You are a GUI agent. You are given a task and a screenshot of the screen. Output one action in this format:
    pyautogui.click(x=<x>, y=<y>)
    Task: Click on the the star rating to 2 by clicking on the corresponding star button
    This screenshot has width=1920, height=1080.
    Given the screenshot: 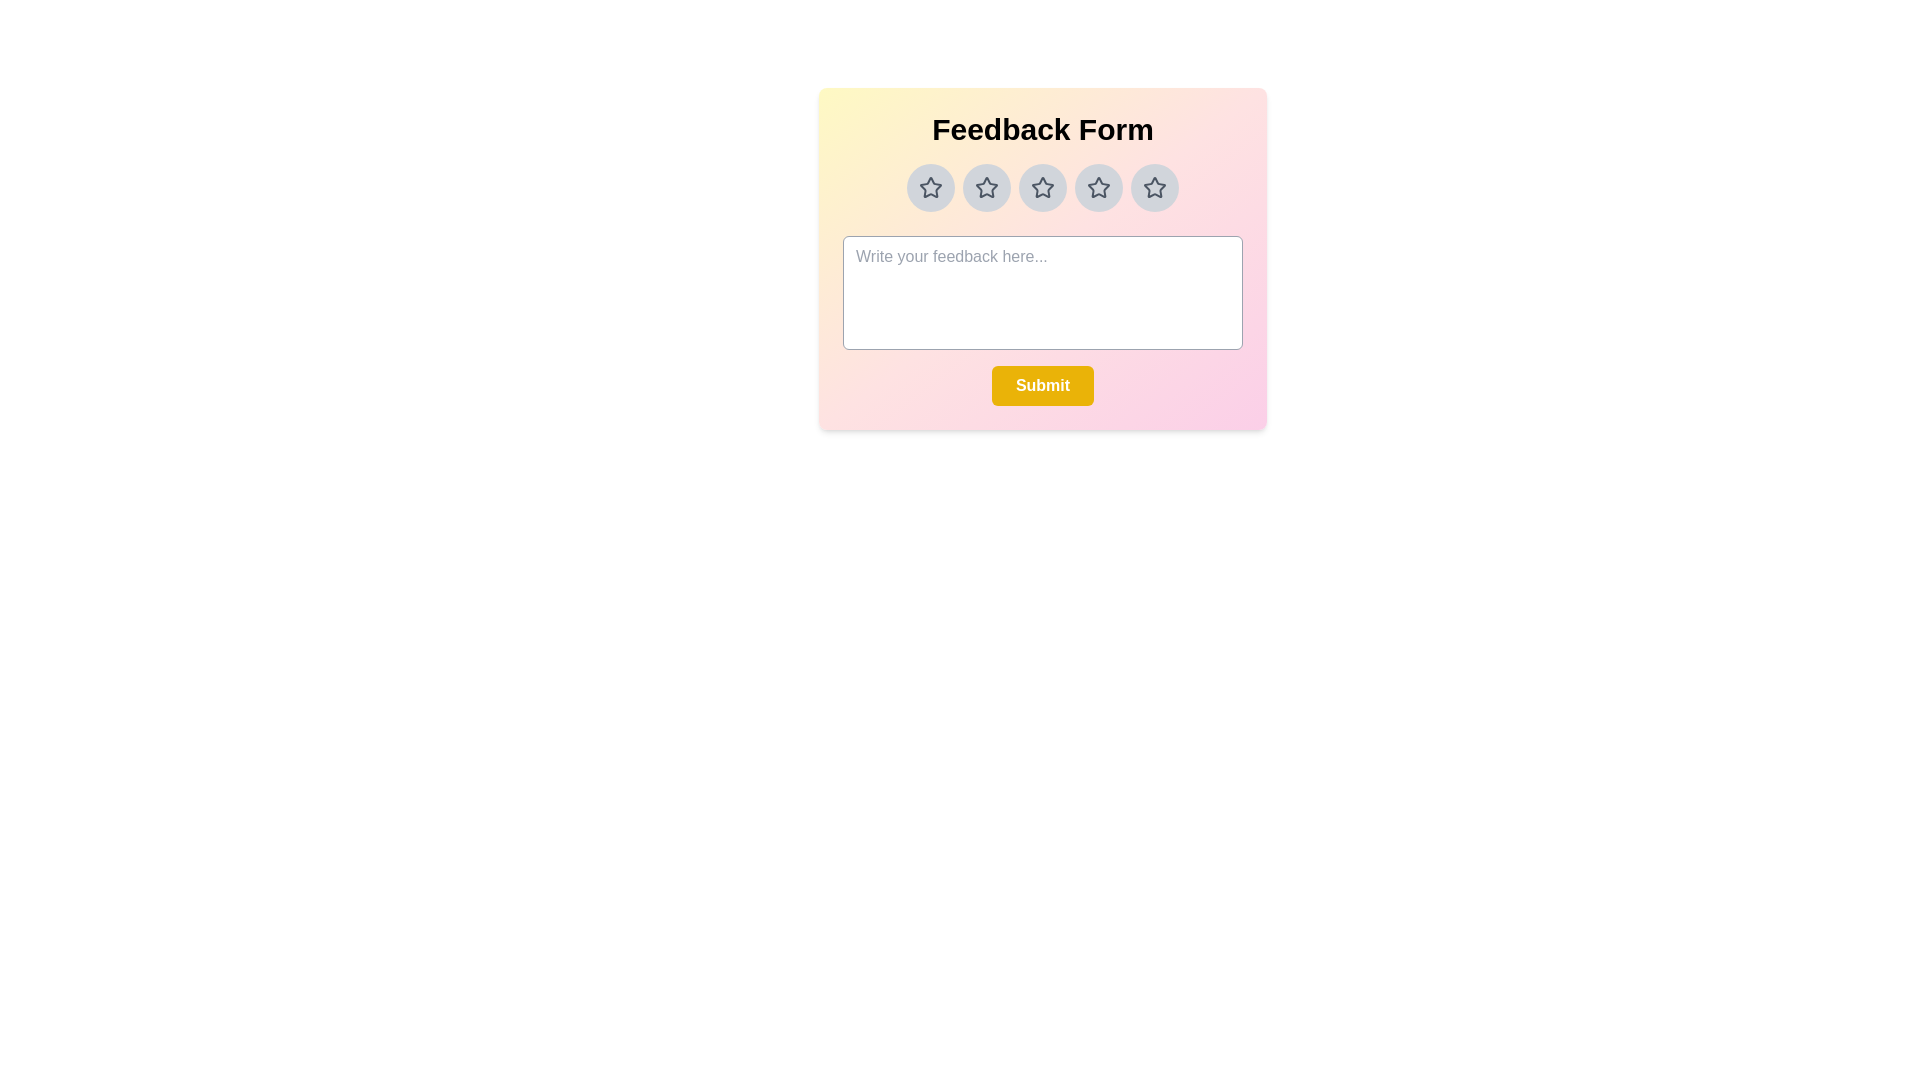 What is the action you would take?
    pyautogui.click(x=987, y=188)
    